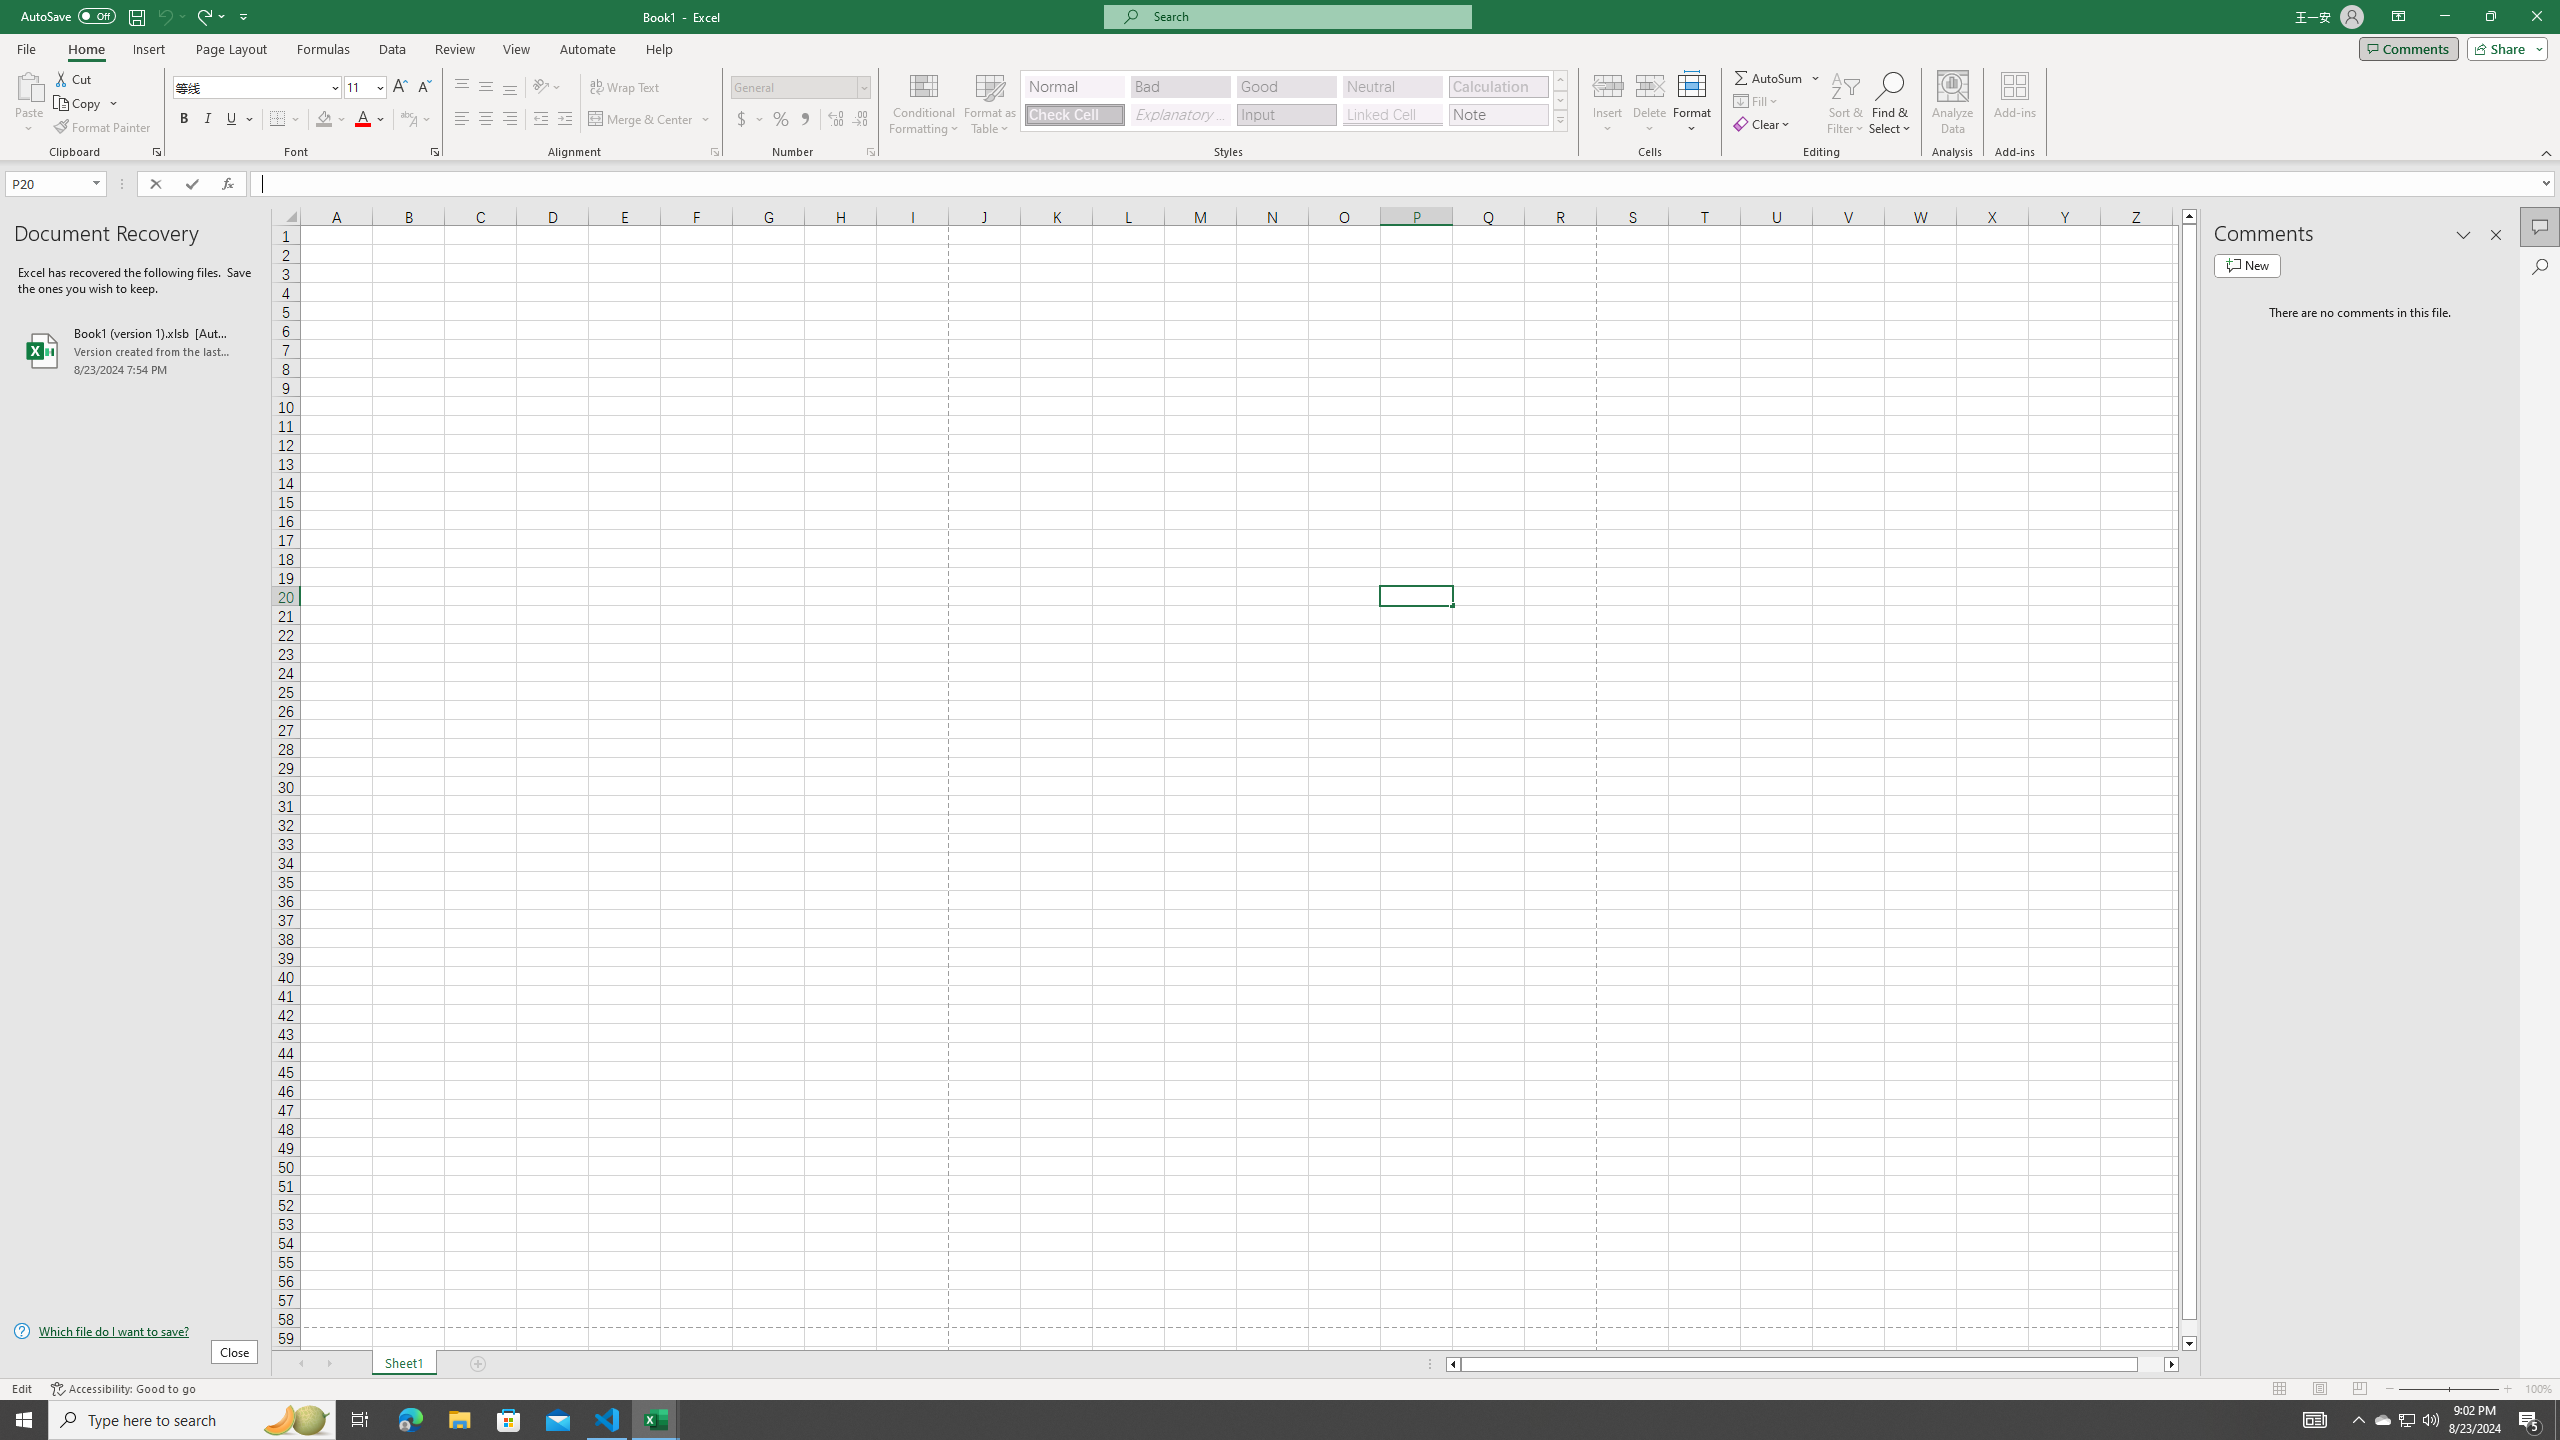 Image resolution: width=2560 pixels, height=1440 pixels. I want to click on 'Row Down', so click(1560, 99).